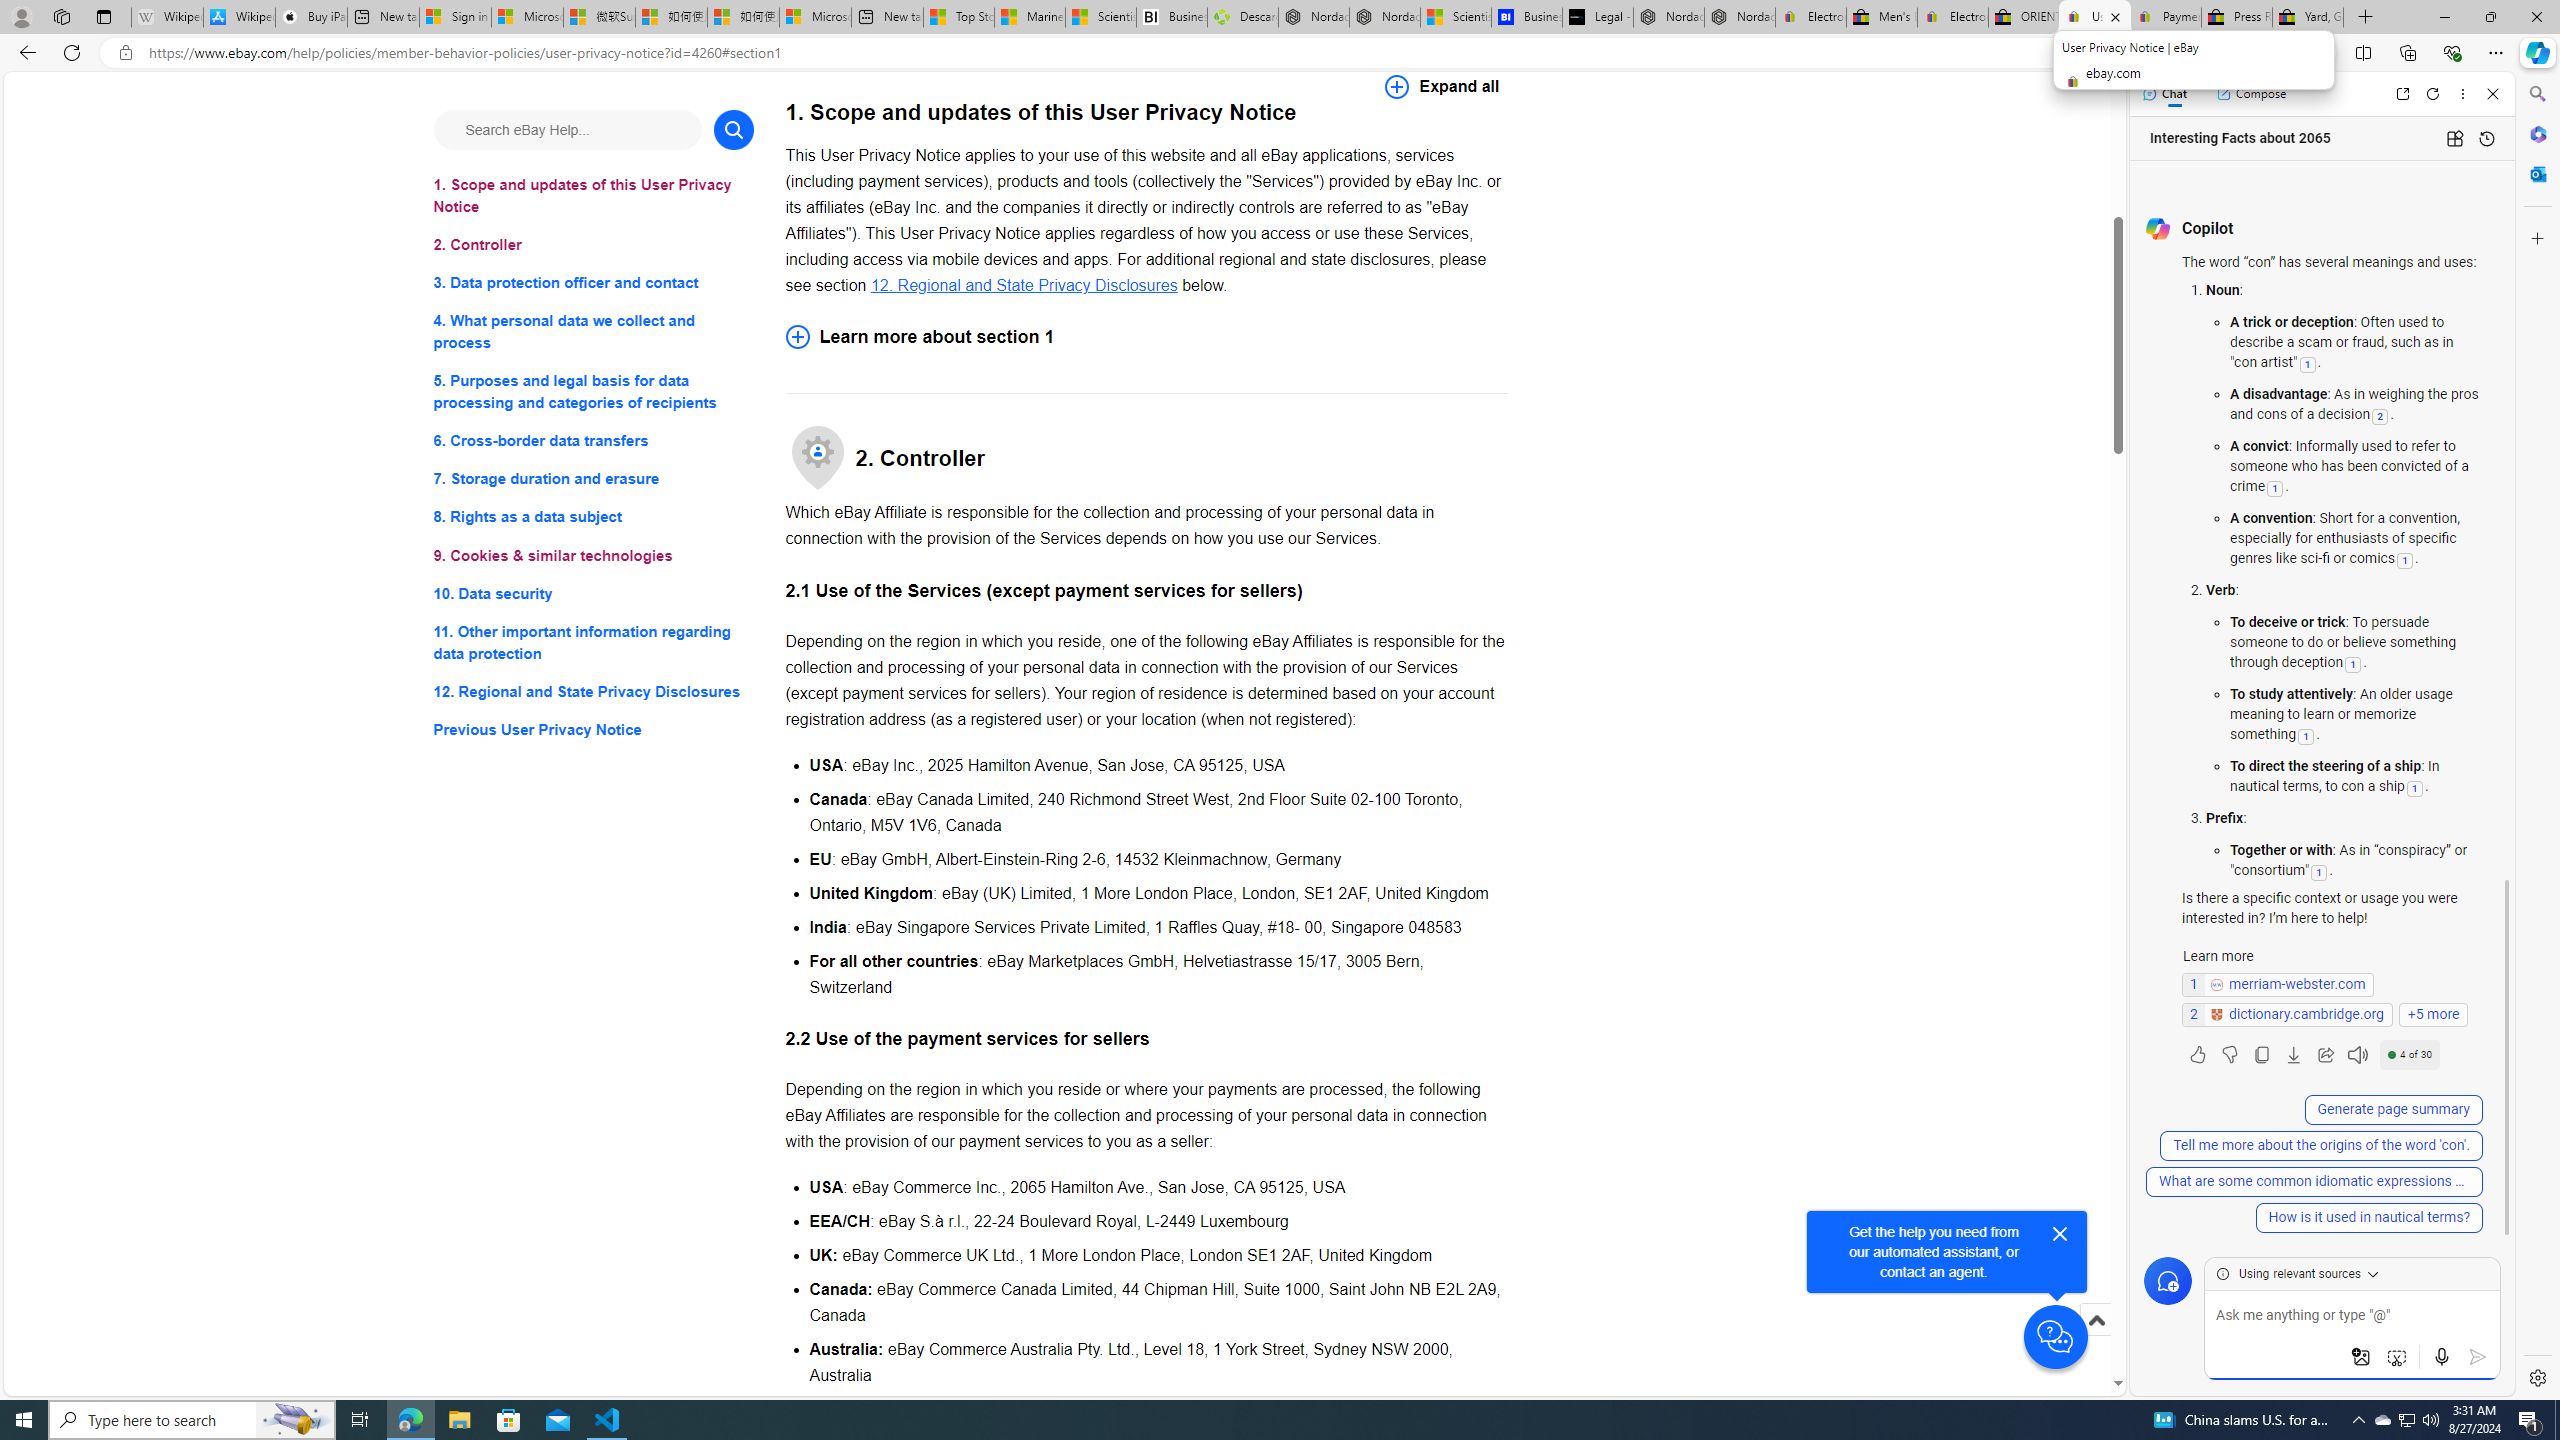 The image size is (2560, 1440). What do you see at coordinates (2095, 1340) in the screenshot?
I see `'Scroll to top'` at bounding box center [2095, 1340].